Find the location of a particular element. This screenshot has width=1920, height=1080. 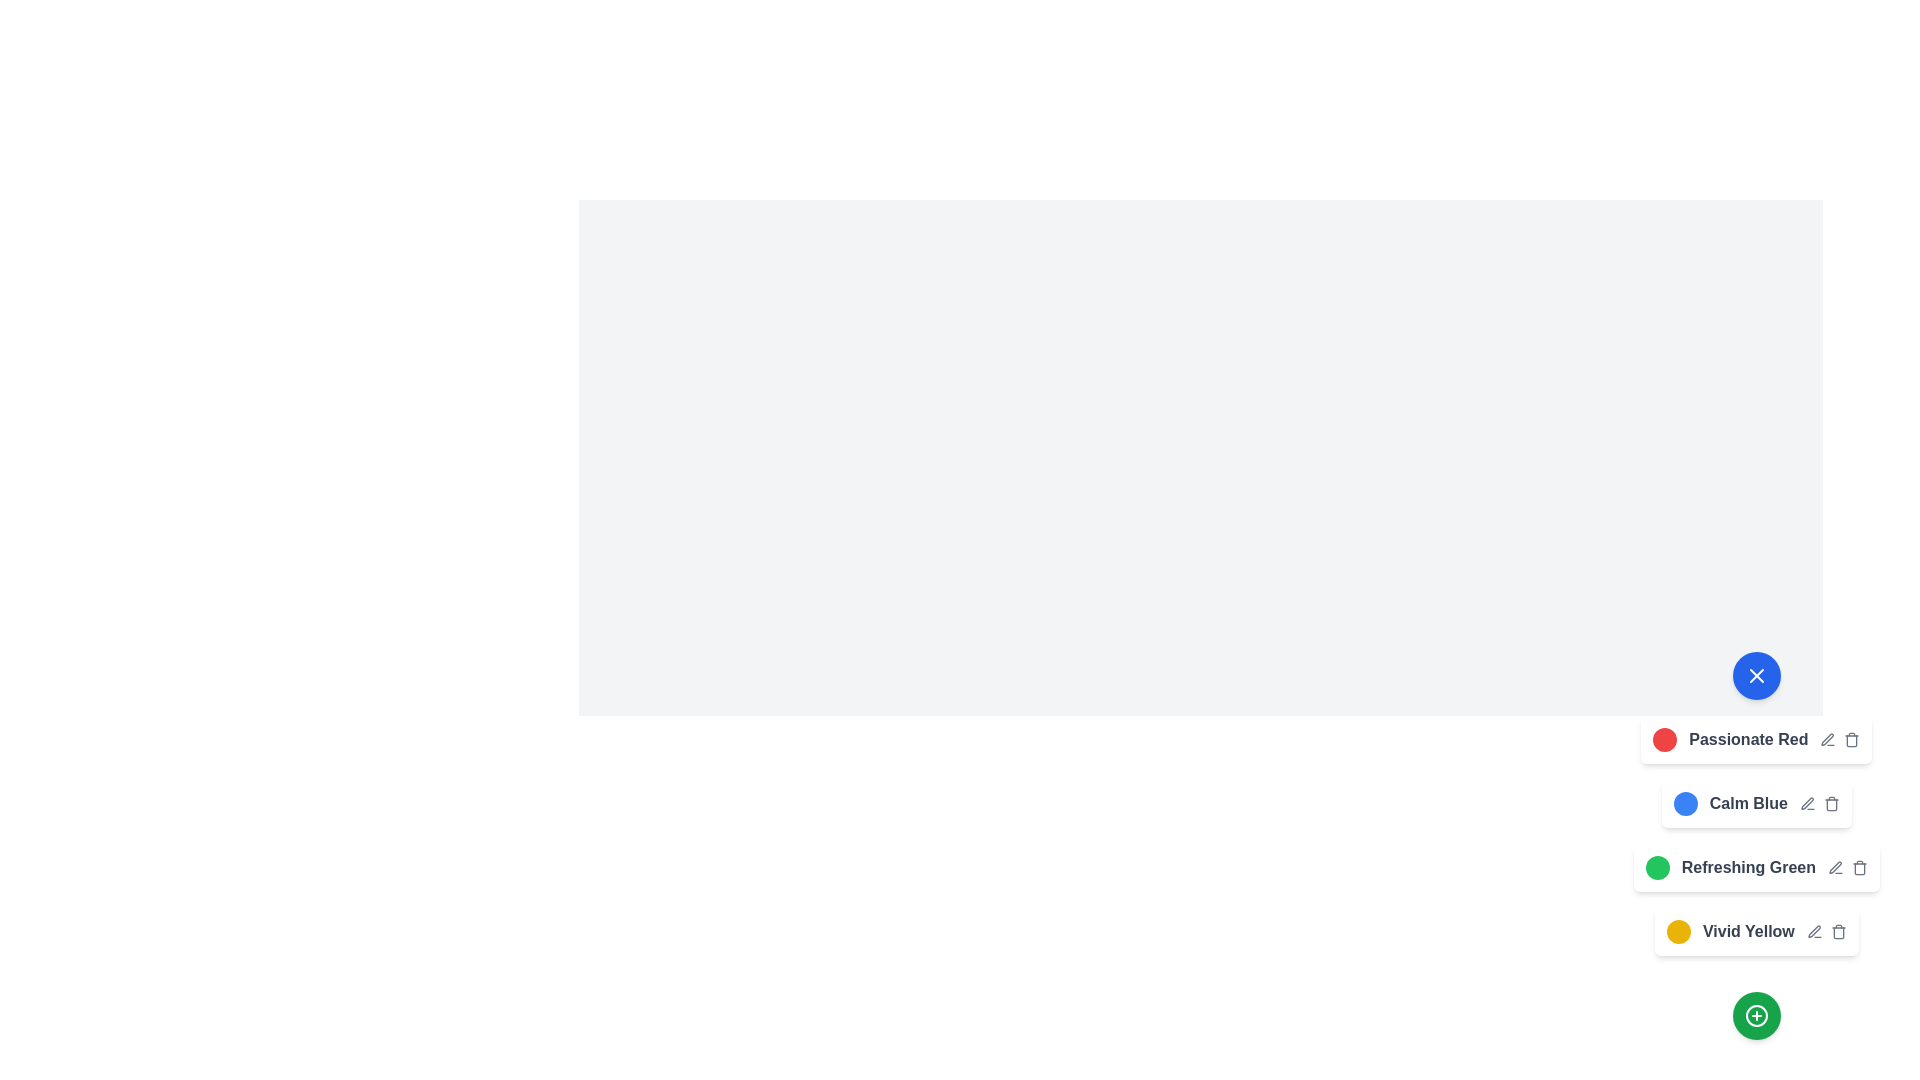

the trash icon to delete the color theme Passionate Red is located at coordinates (1851, 740).